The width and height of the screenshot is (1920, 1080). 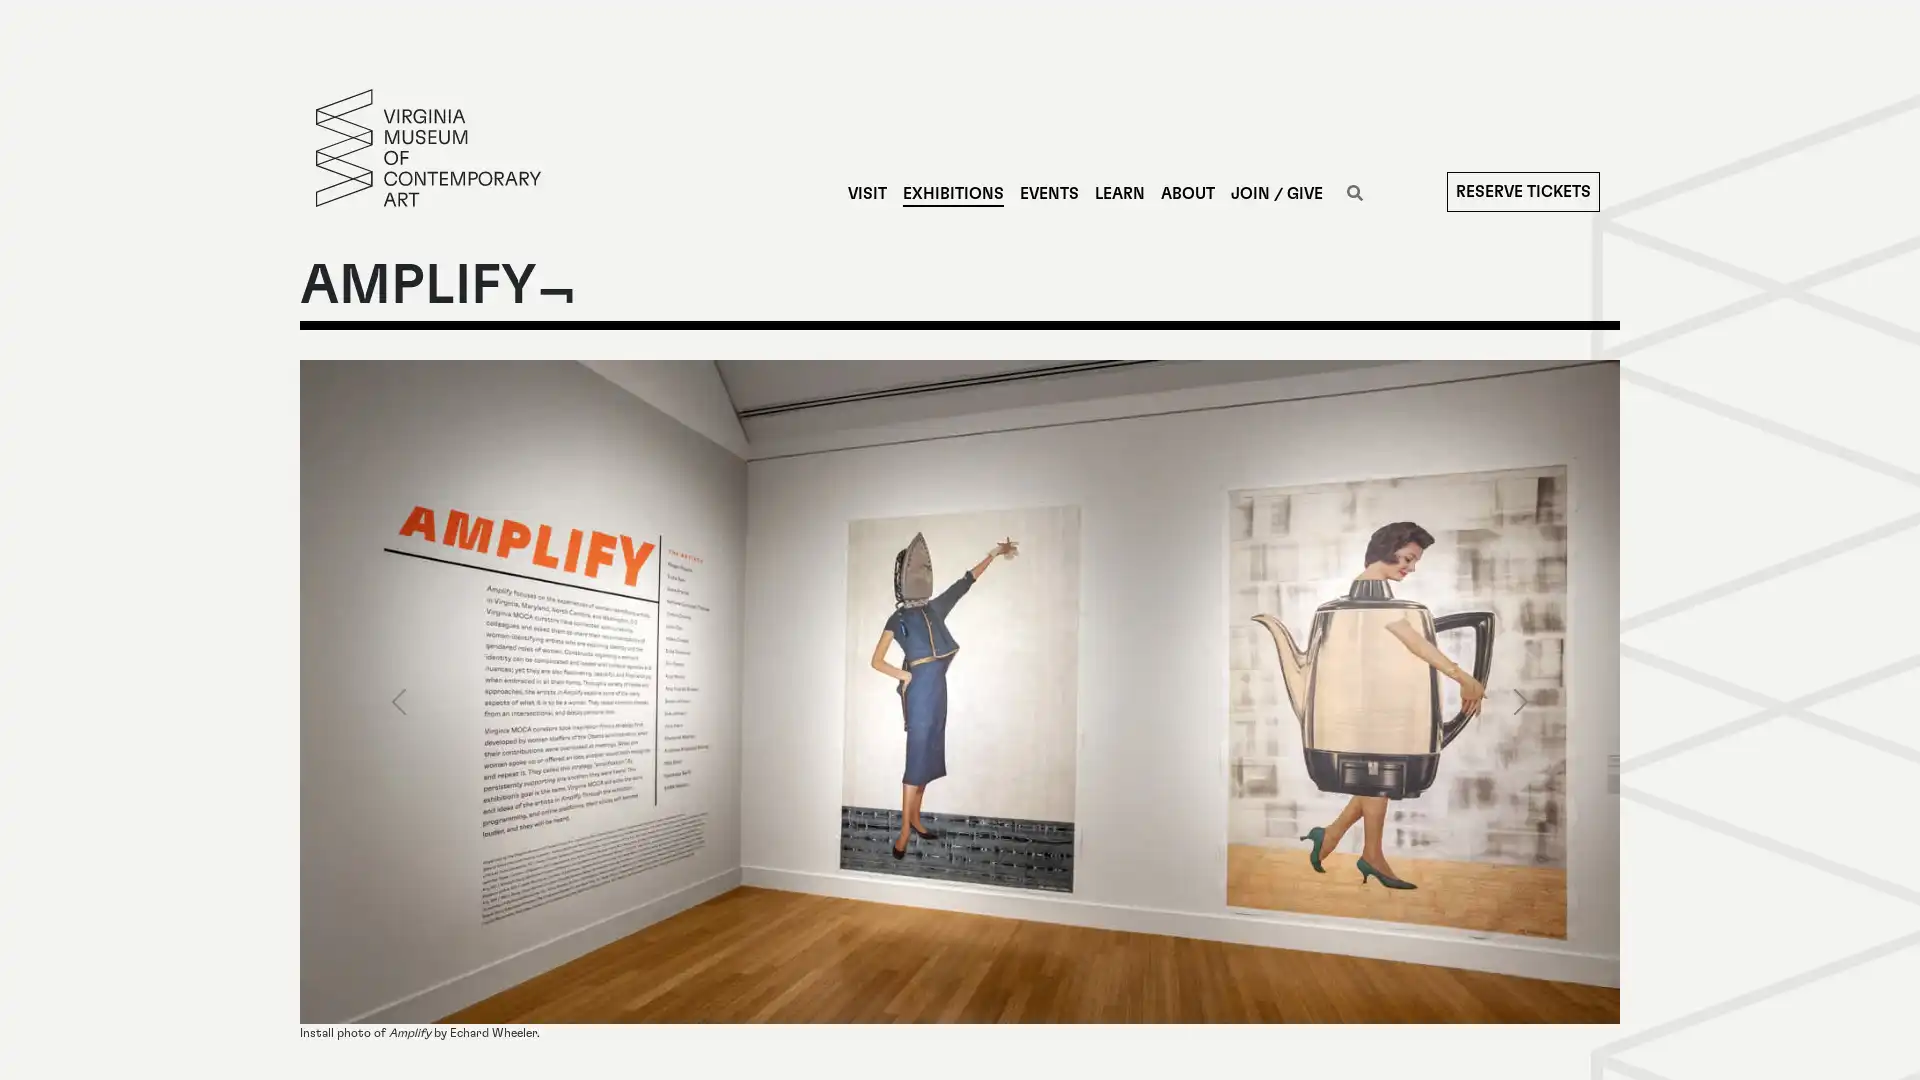 I want to click on Previous, so click(x=398, y=700).